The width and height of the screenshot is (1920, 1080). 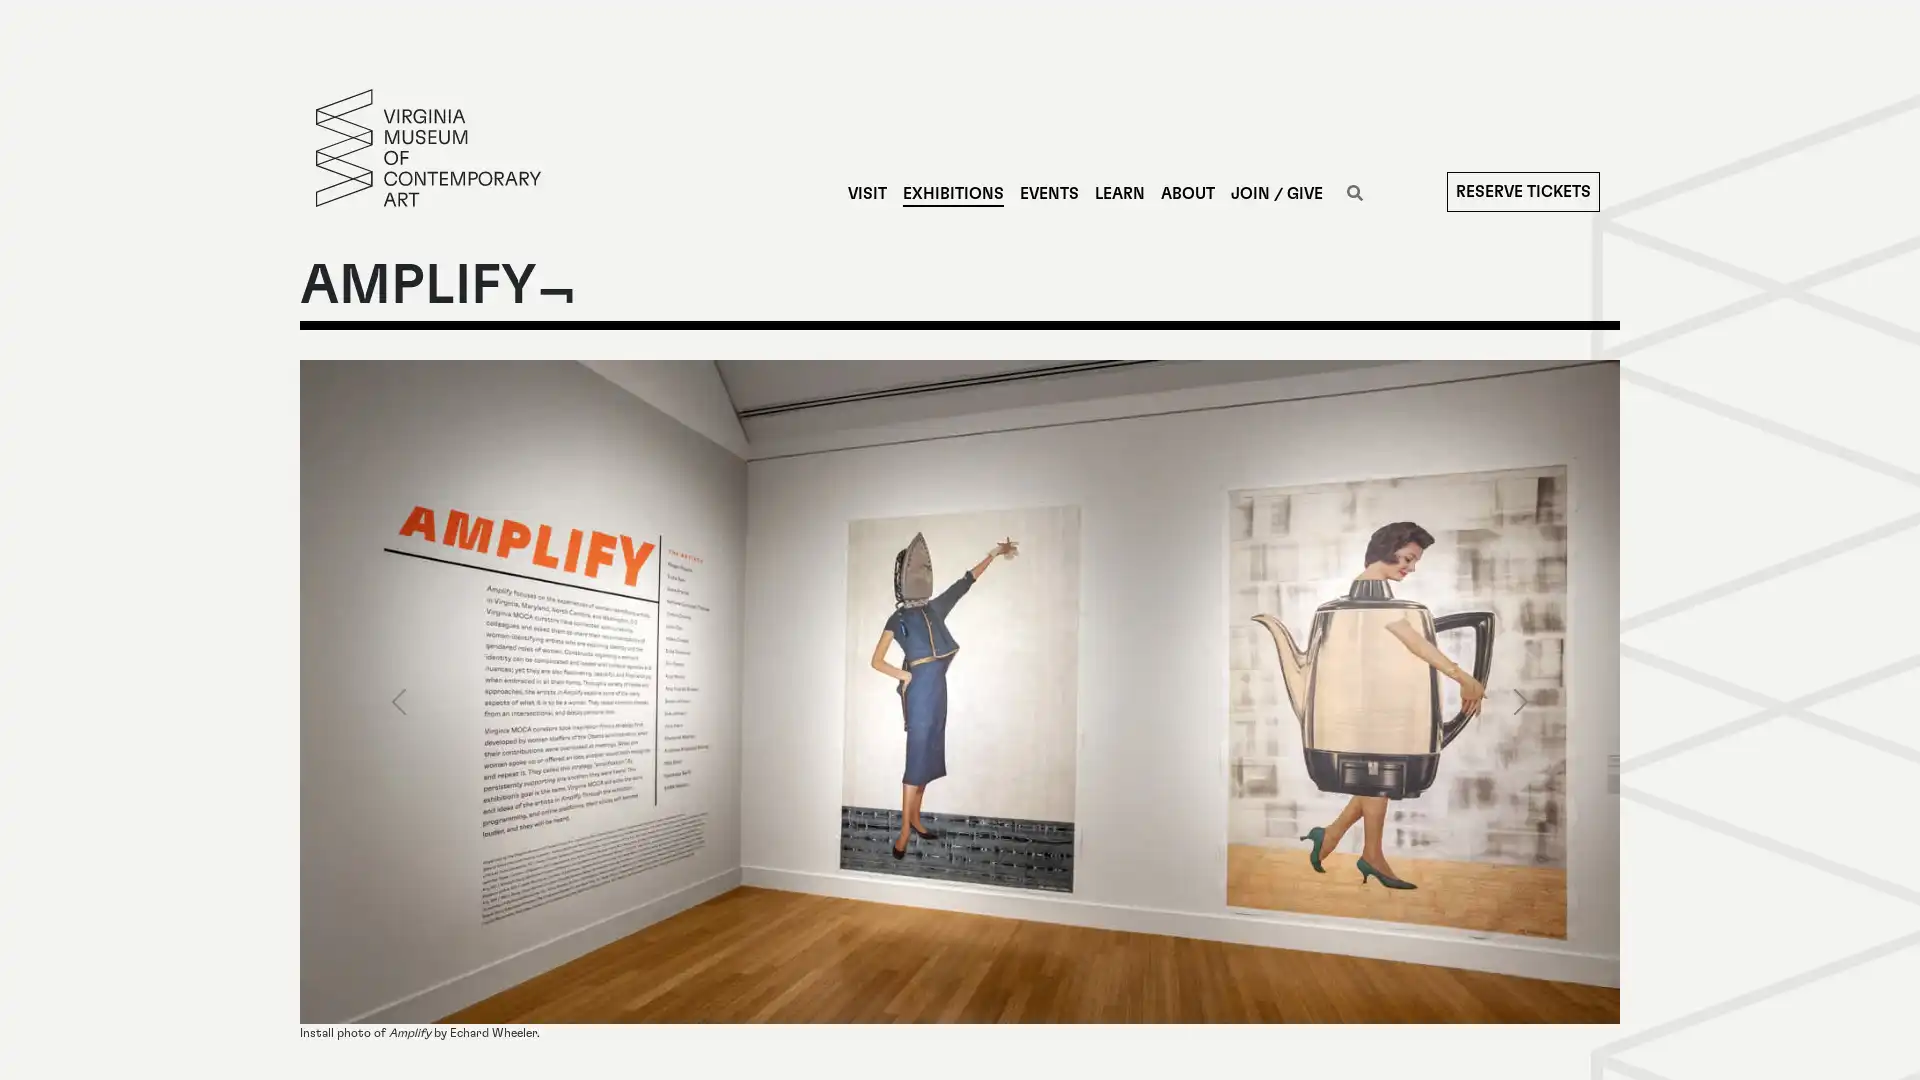 I want to click on Previous, so click(x=398, y=700).